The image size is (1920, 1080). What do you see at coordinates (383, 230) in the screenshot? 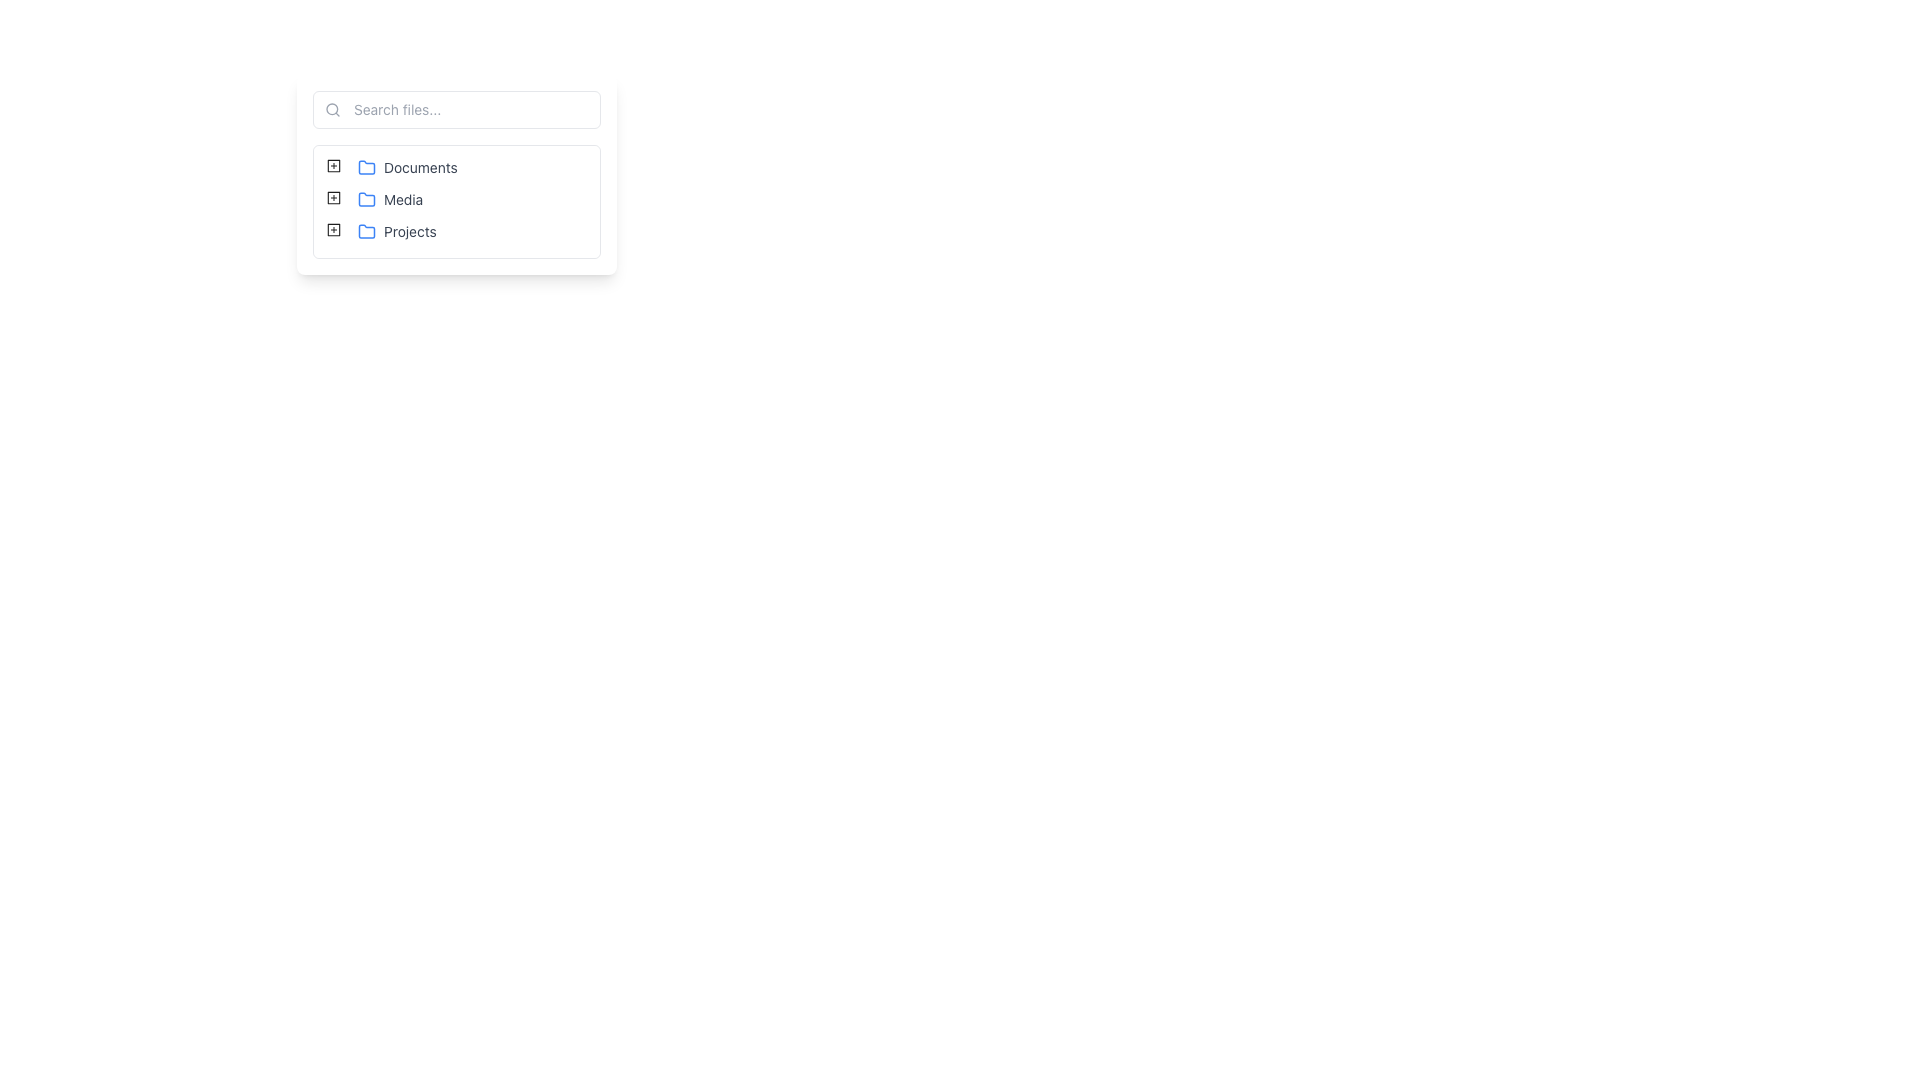
I see `to select the third item in the Projects section of the tree, located below 'Documents' and 'Media'` at bounding box center [383, 230].